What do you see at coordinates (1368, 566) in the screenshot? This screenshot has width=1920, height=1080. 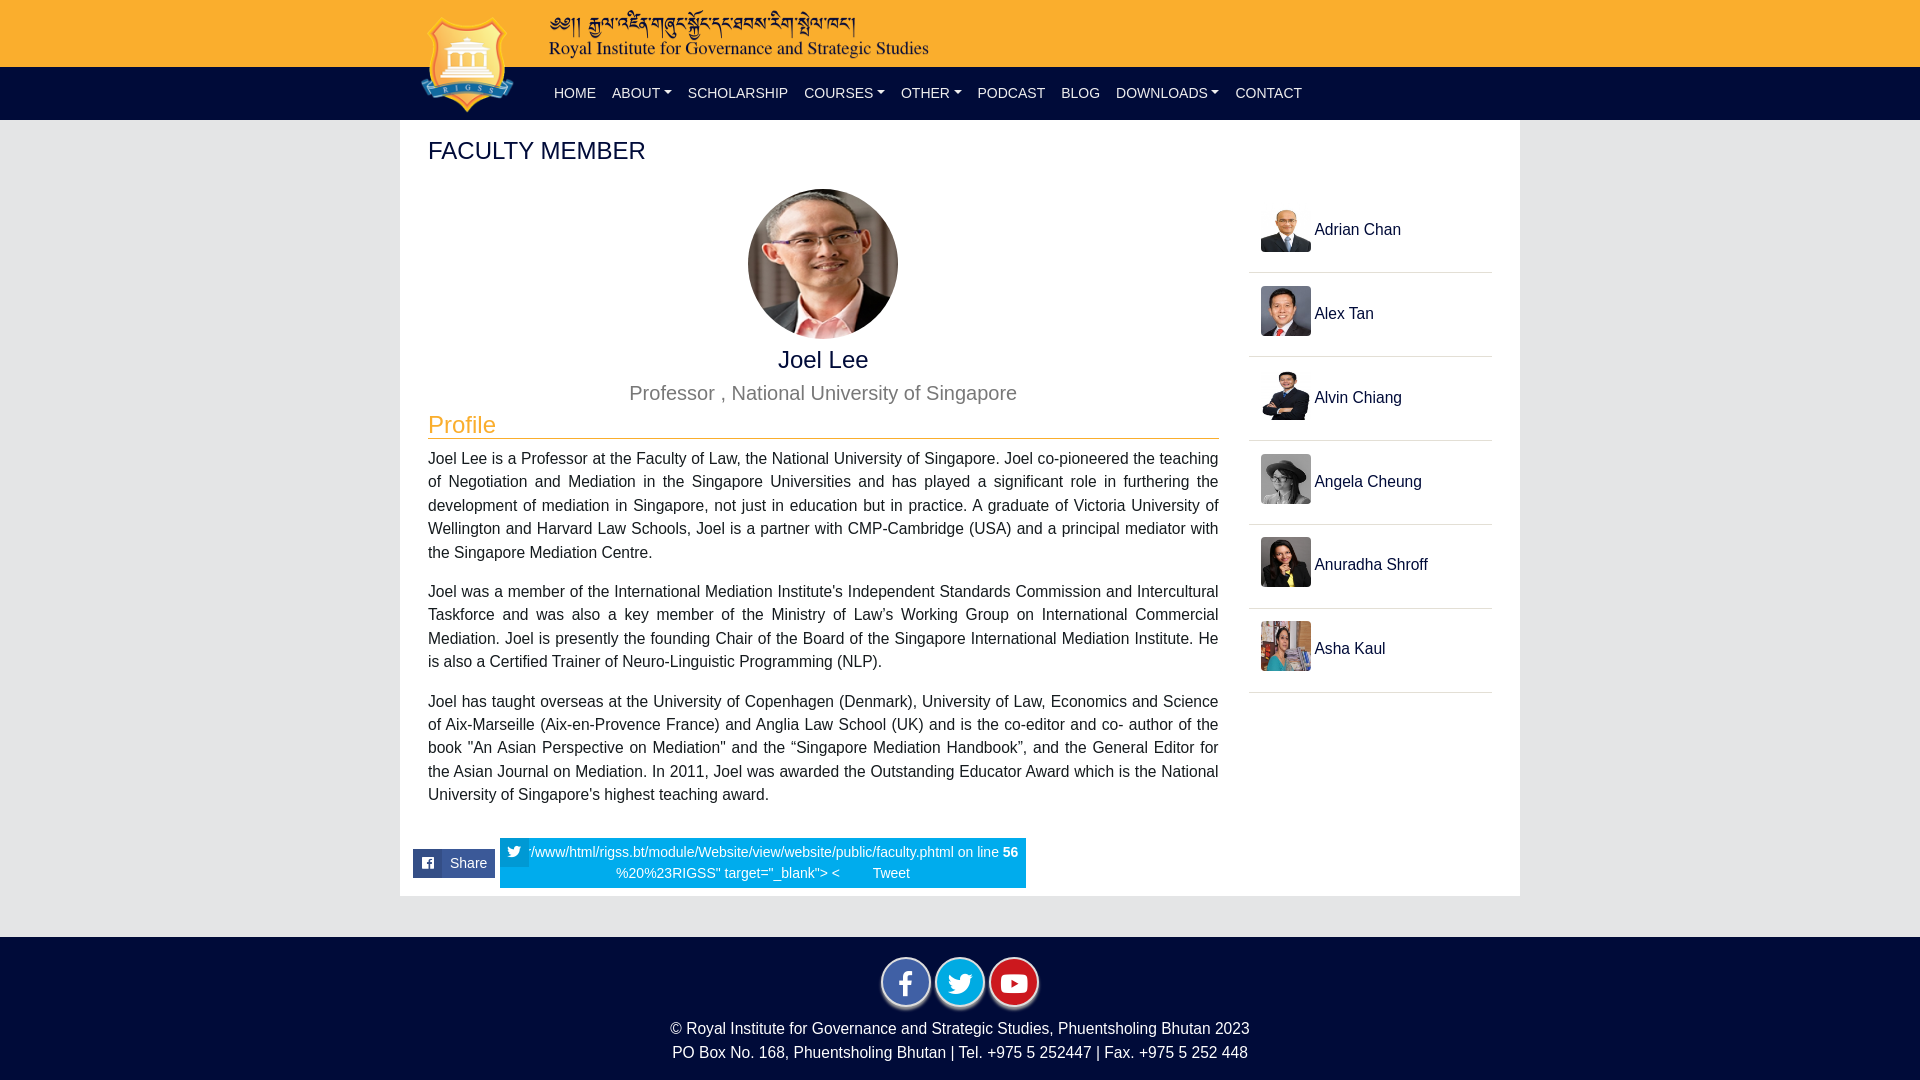 I see `'Anuradha Shroff'` at bounding box center [1368, 566].